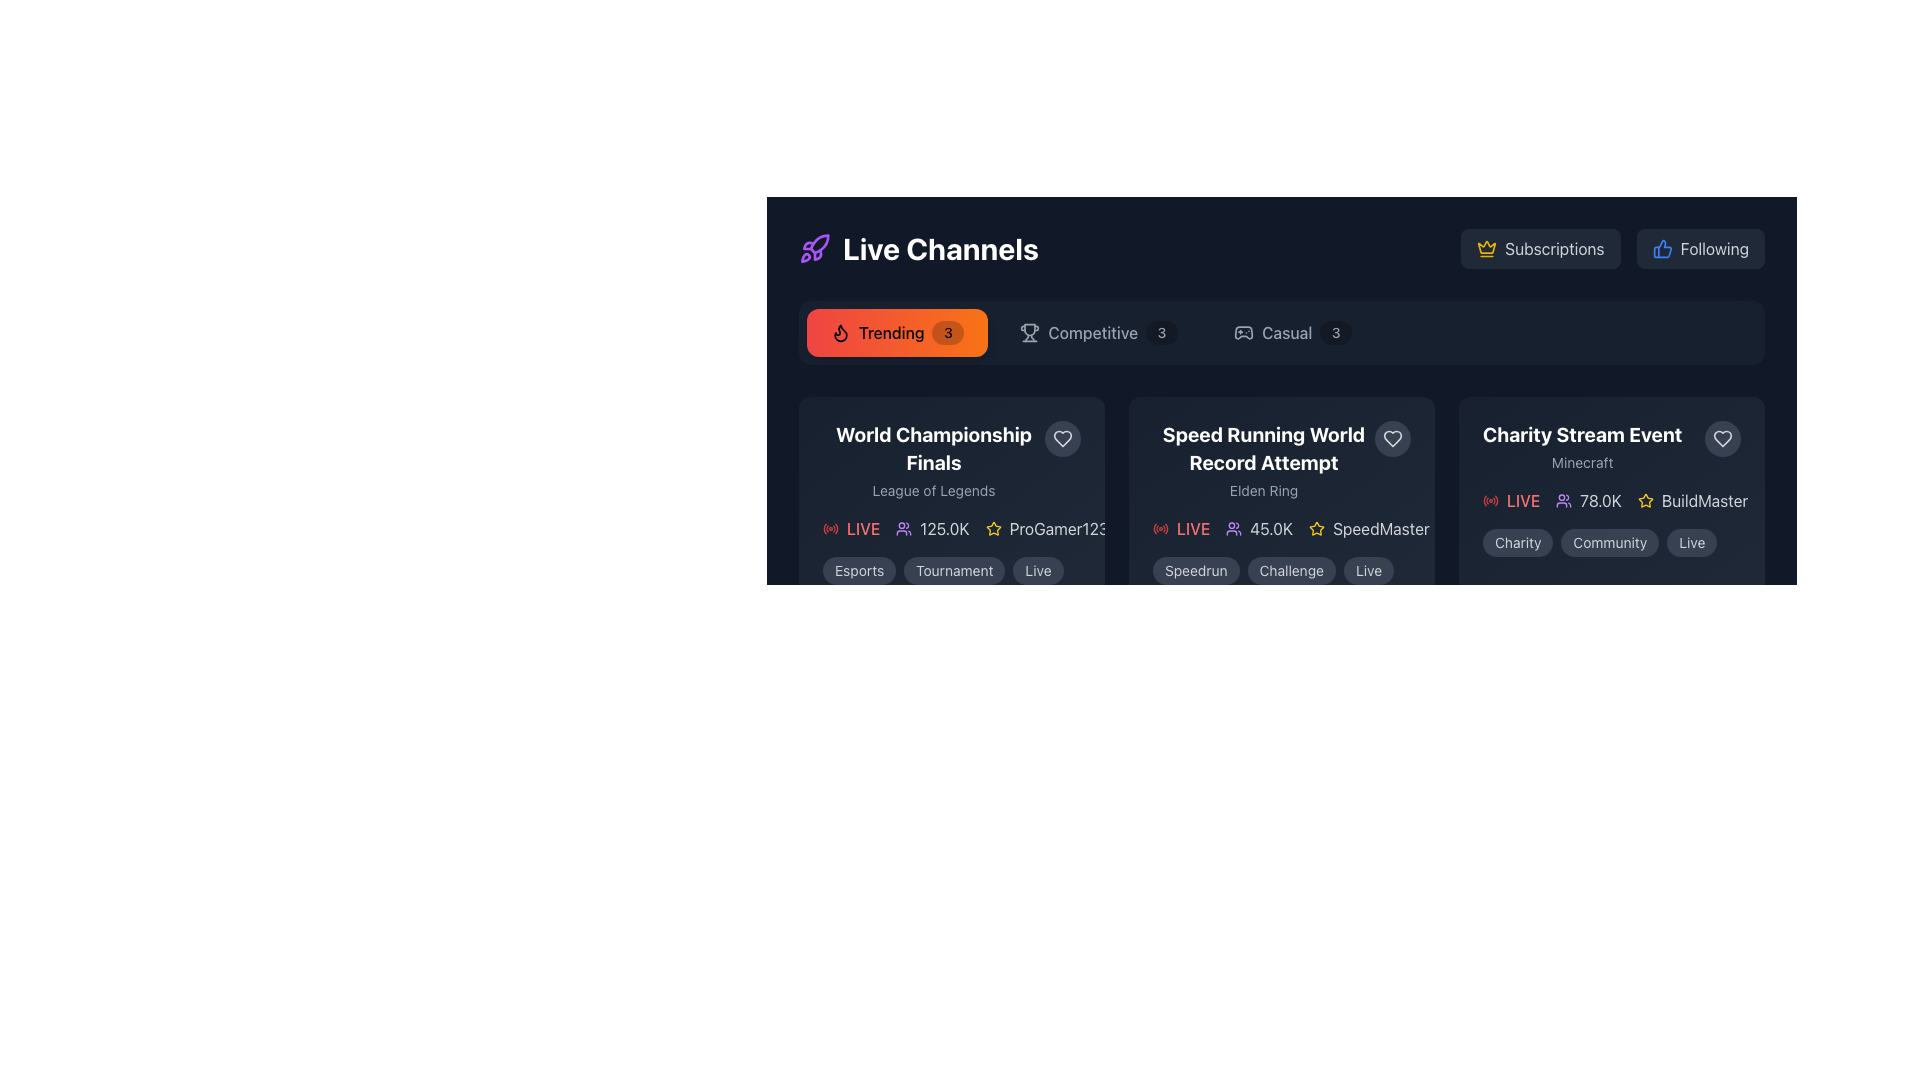 This screenshot has width=1920, height=1080. I want to click on the live indicator text label for the 'World Championship Finals', so click(863, 527).